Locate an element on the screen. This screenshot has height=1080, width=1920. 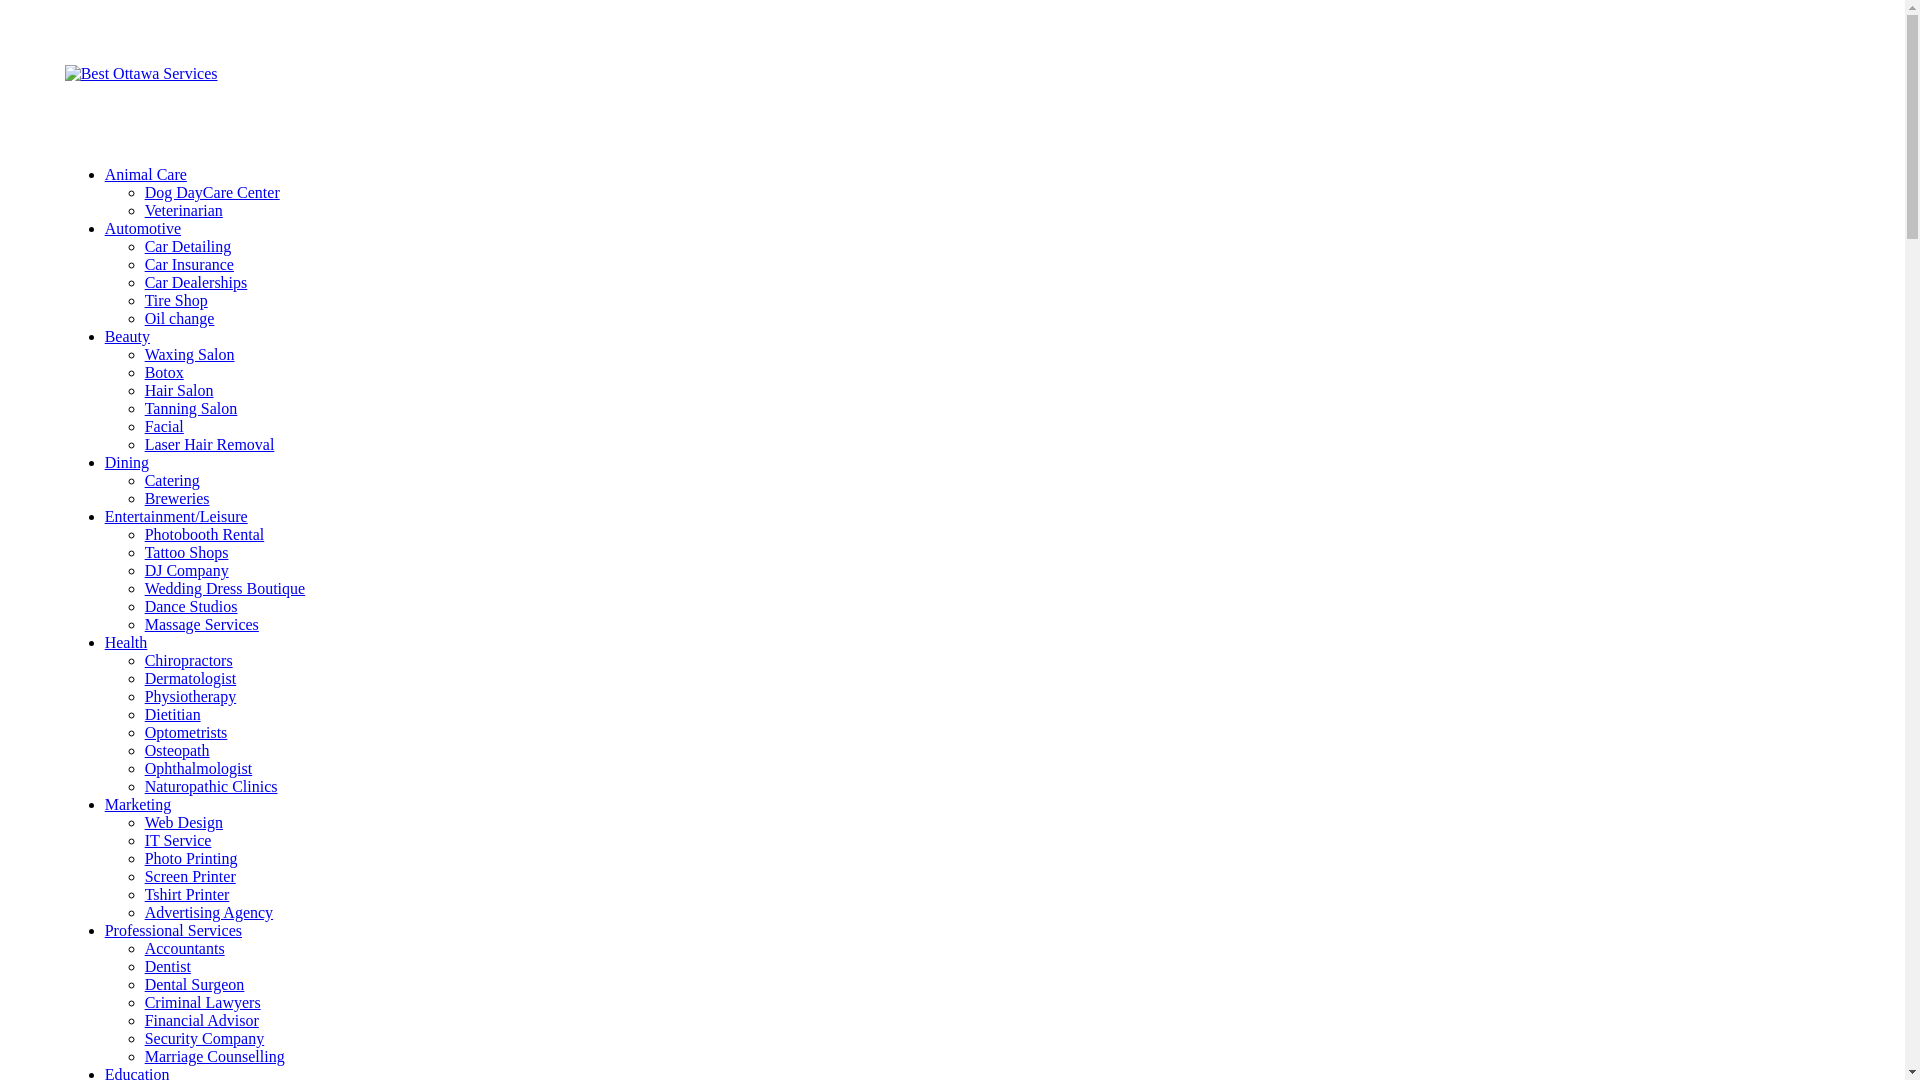
'Photobooth Rental' is located at coordinates (143, 533).